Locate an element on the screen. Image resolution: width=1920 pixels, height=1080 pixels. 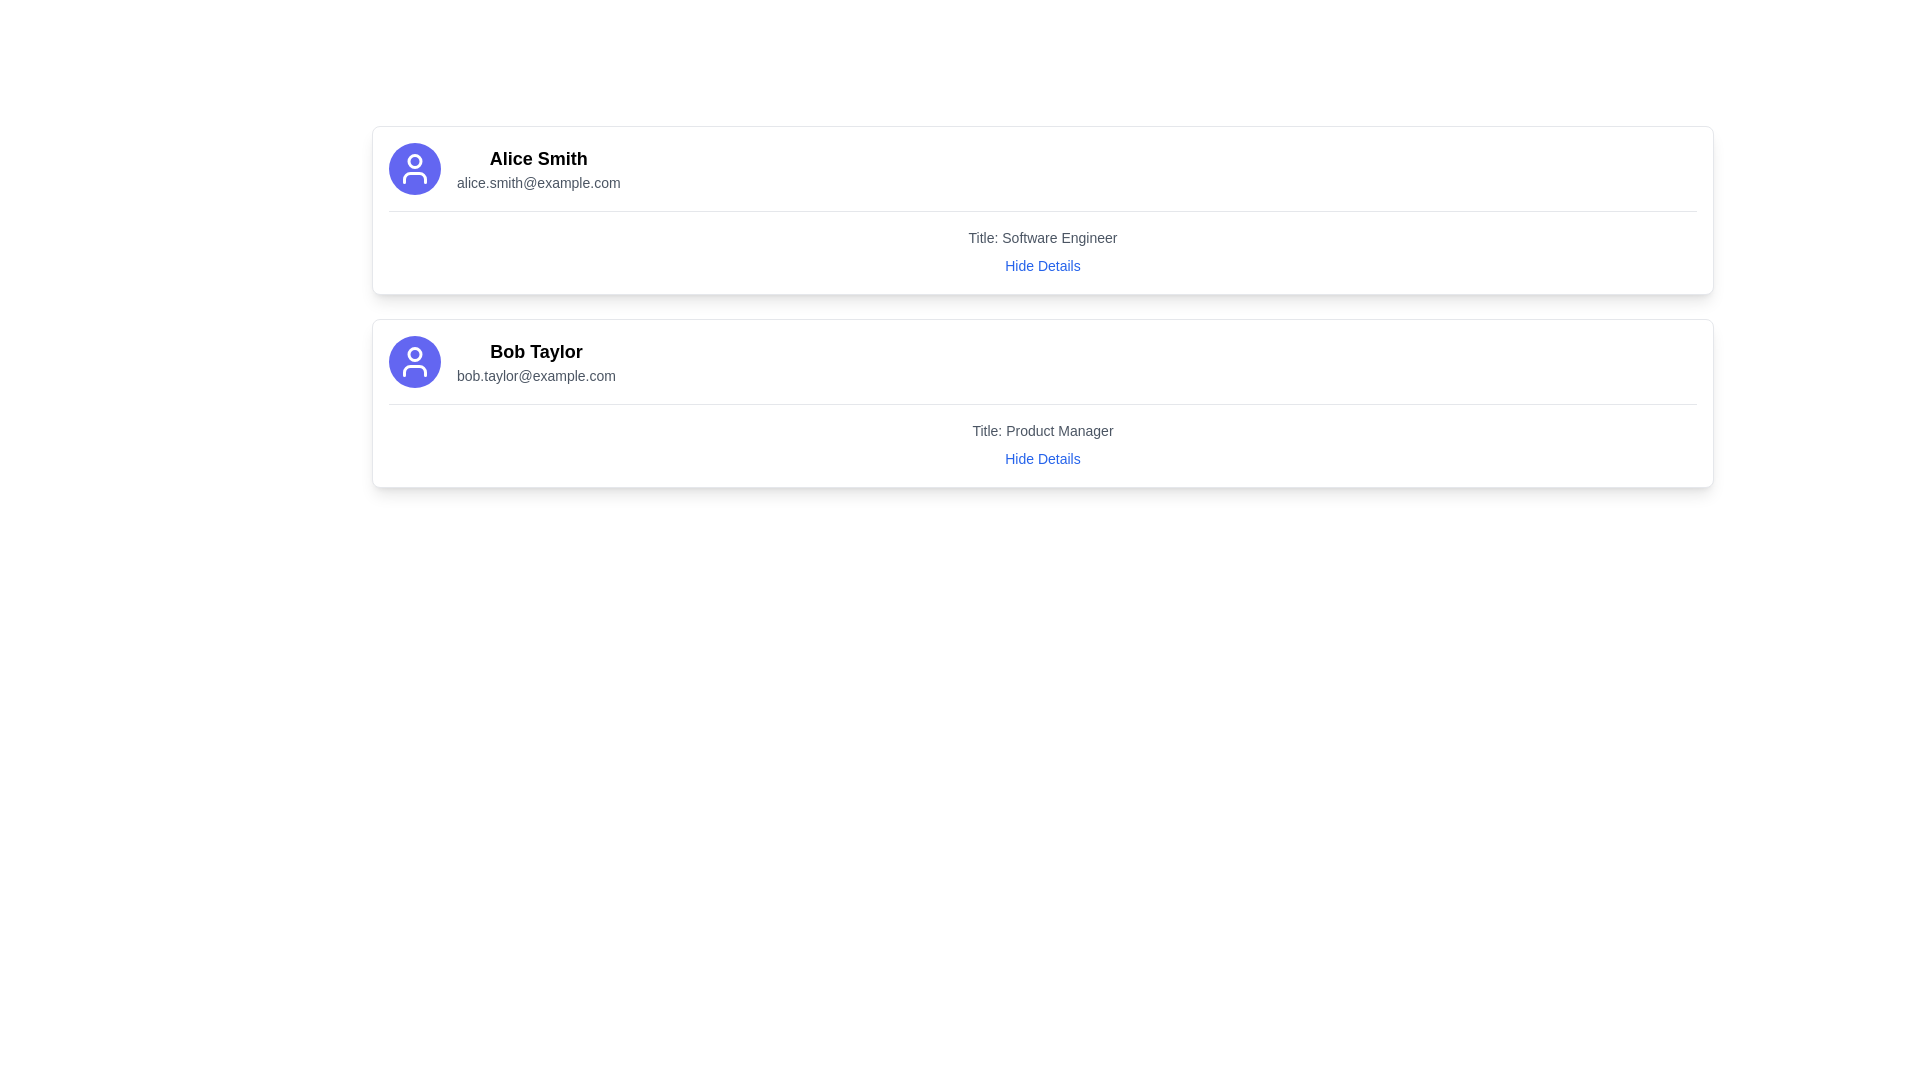
the 'Hide Details' link under the user information for 'Bob Taylor' in the second card, which displays 'Title: Product Manager' in gray and the actionable link in blue is located at coordinates (1041, 435).